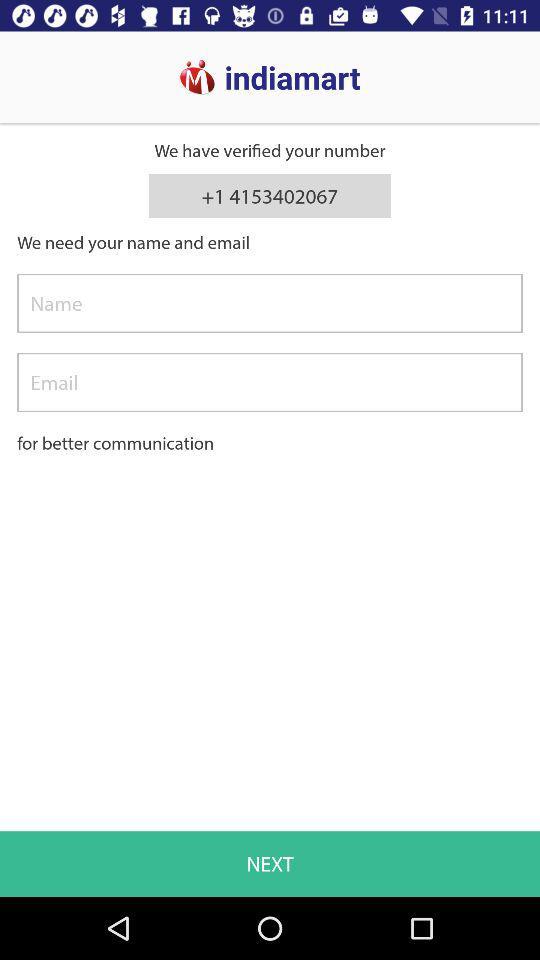 Image resolution: width=540 pixels, height=960 pixels. Describe the element at coordinates (270, 303) in the screenshot. I see `space for writing a name` at that location.